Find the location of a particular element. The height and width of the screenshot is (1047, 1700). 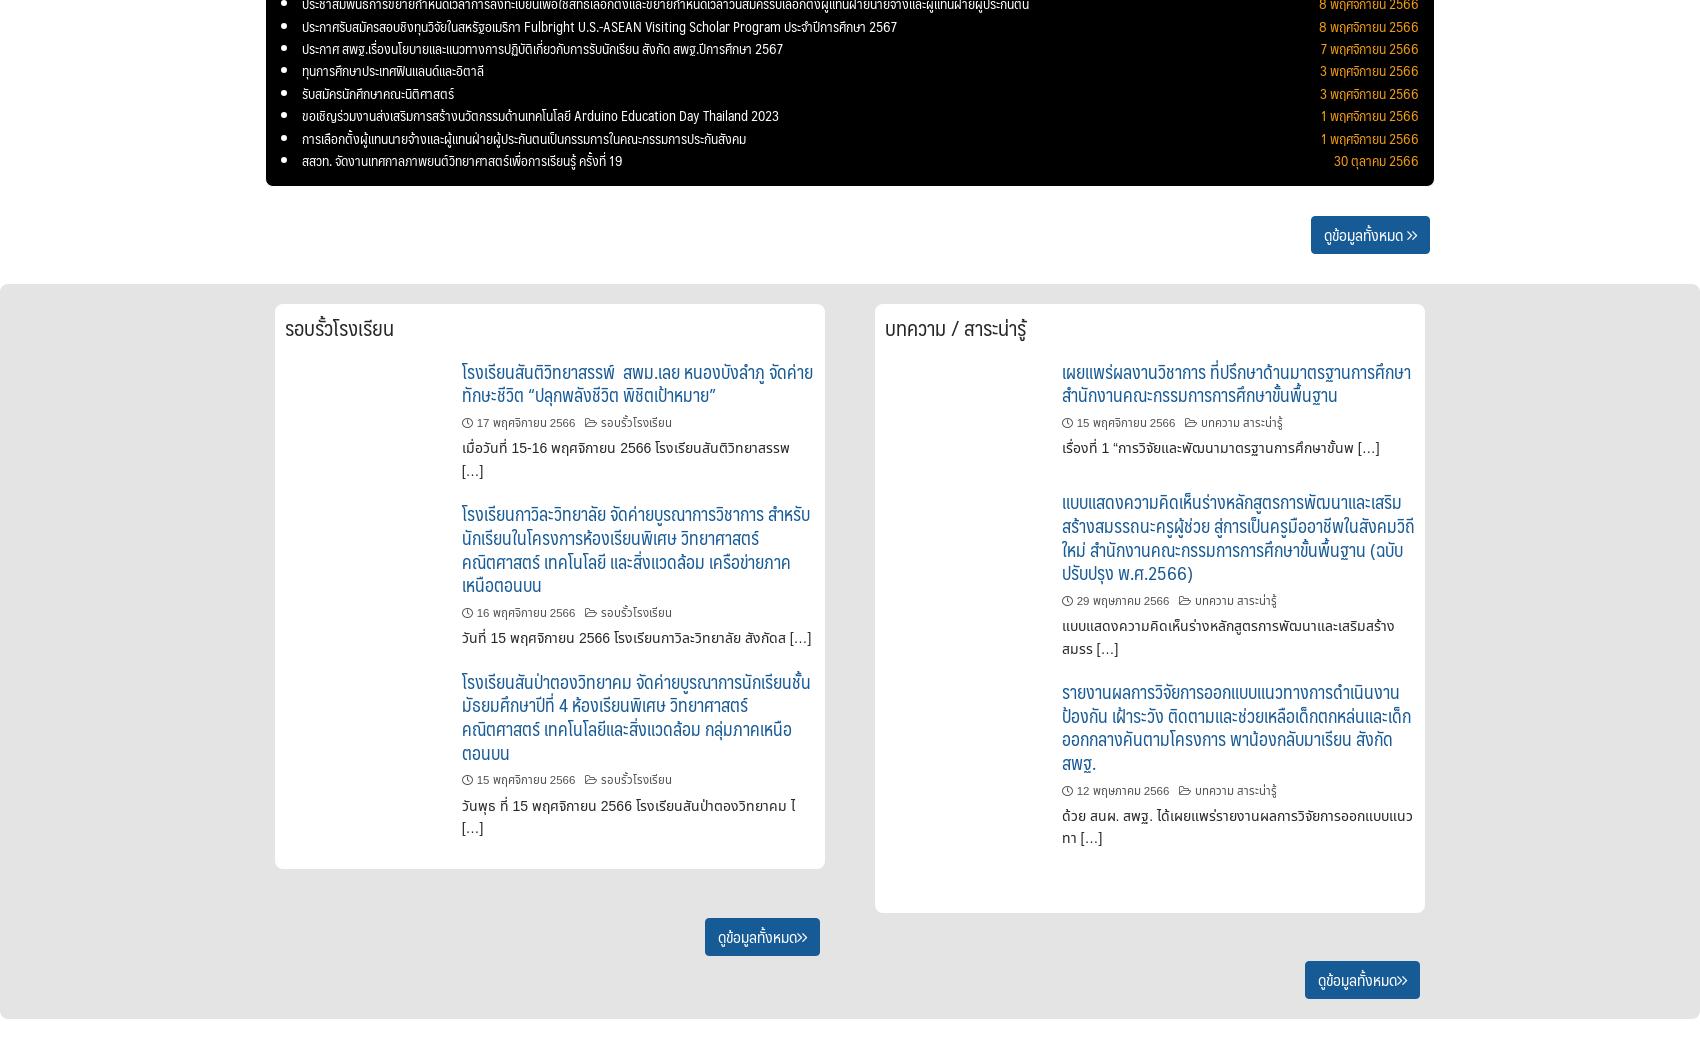

'สสวท. จัดงานเทศกาลภาพยนต์วิทยาศาสตร์เพื่อการเรียนรู้ ครั้งที่ 19' is located at coordinates (462, 159).